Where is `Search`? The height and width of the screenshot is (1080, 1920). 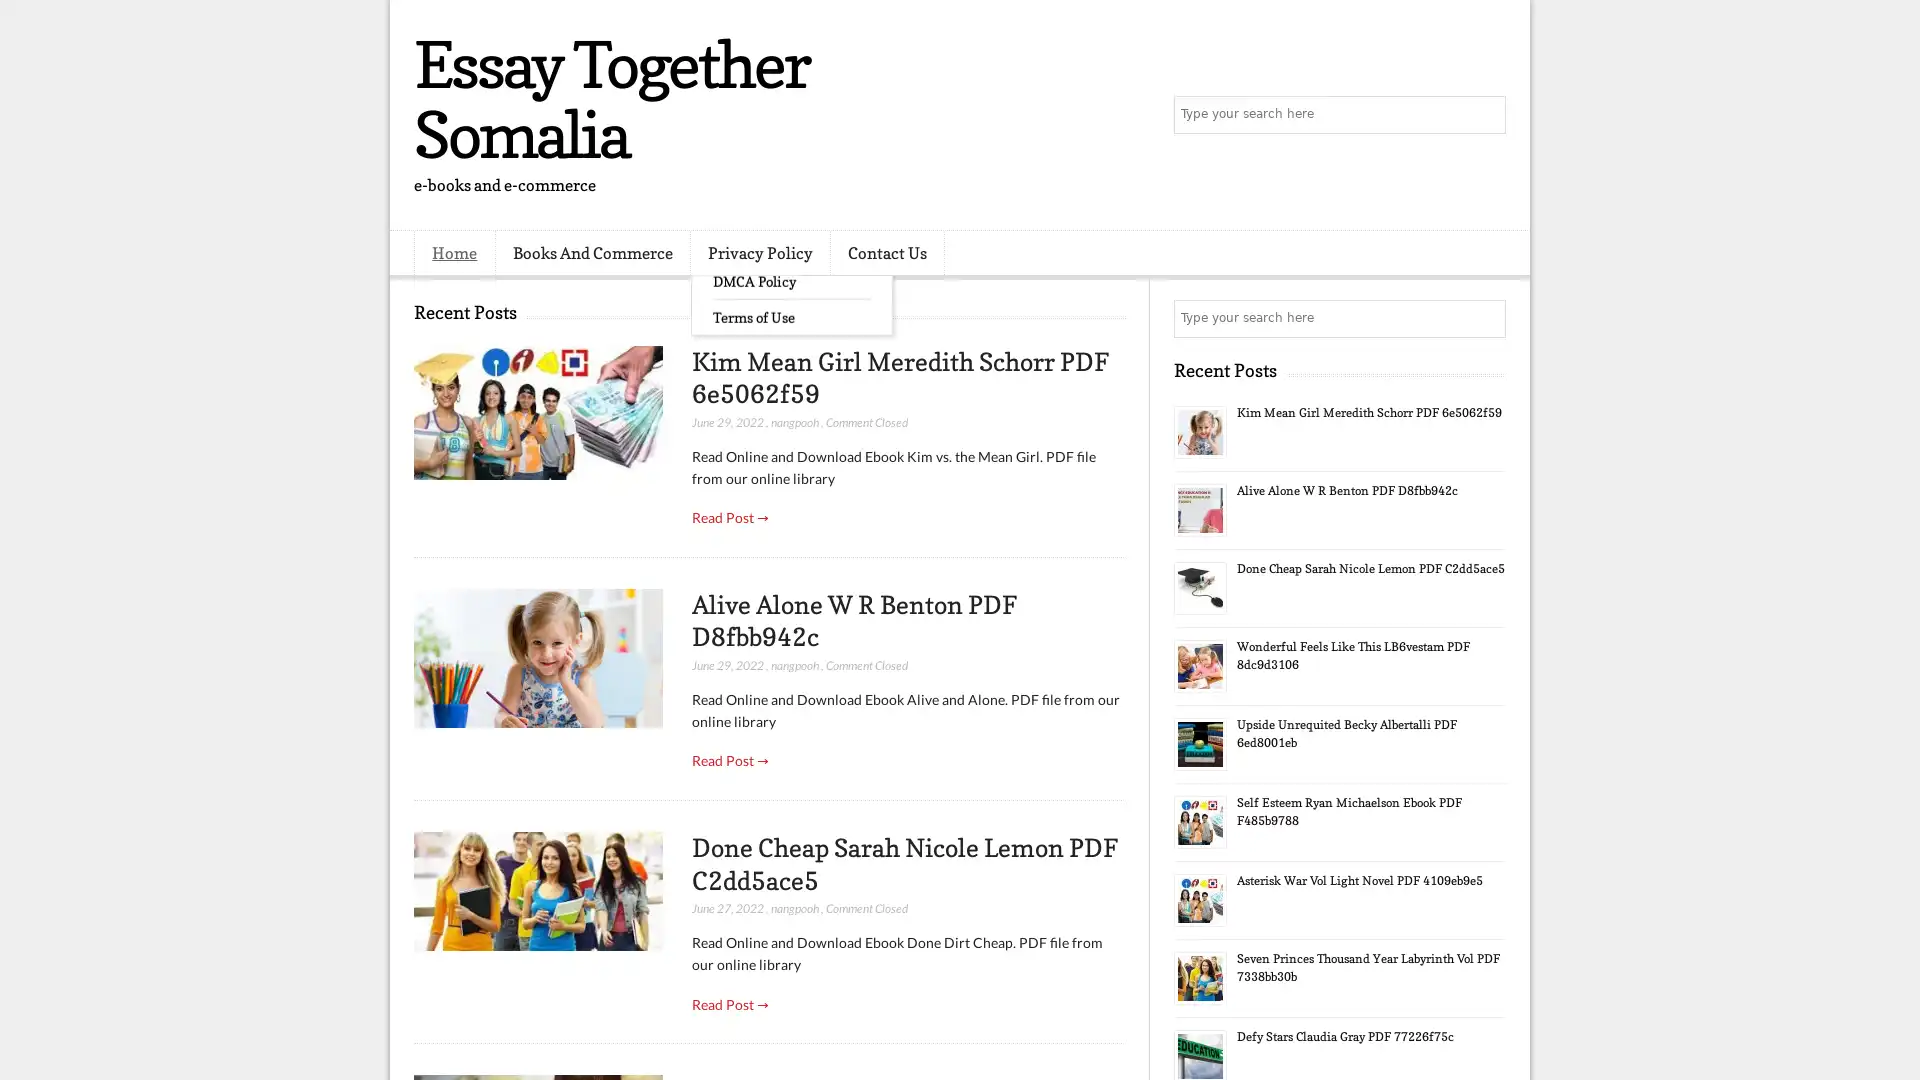
Search is located at coordinates (1485, 318).